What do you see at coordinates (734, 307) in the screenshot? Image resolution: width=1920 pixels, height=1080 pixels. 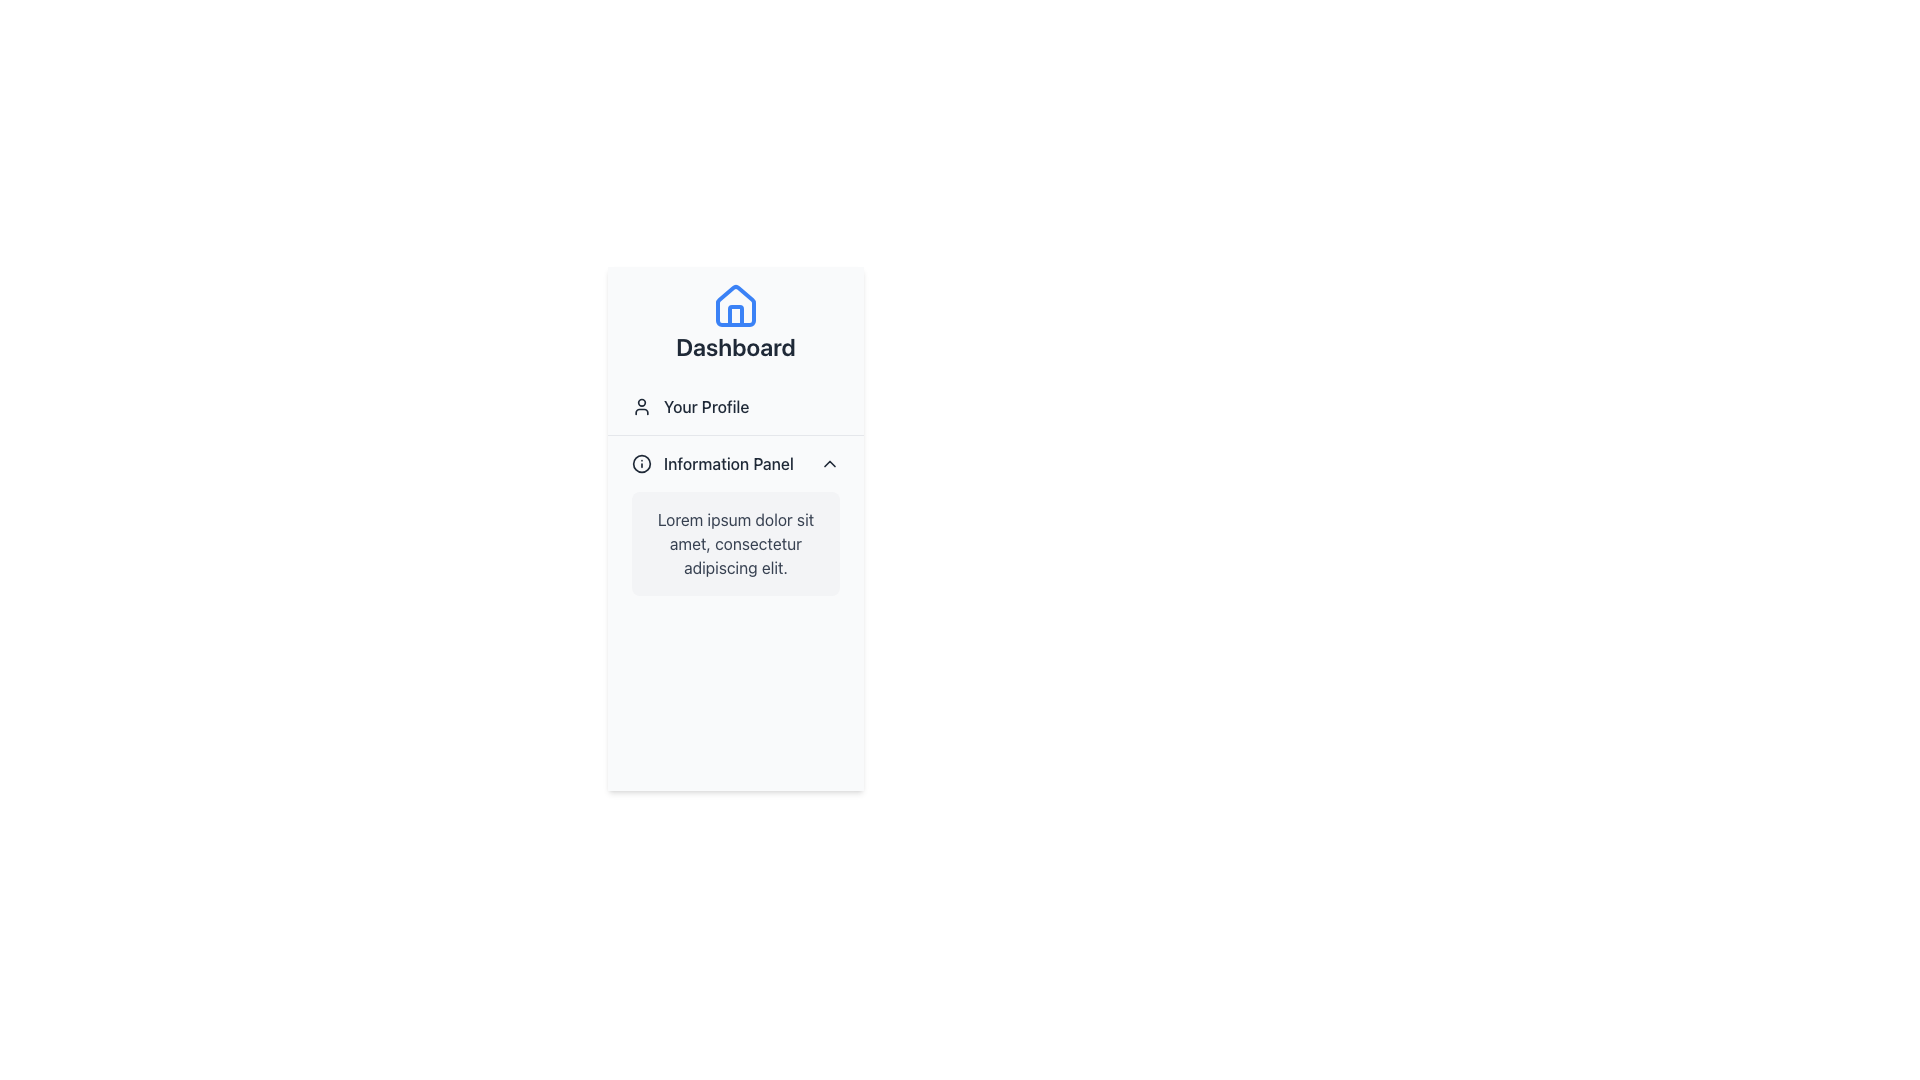 I see `the icon that visually indicates the purpose of the 'Dashboard' section, positioned centrally above the 'Dashboard' label` at bounding box center [734, 307].